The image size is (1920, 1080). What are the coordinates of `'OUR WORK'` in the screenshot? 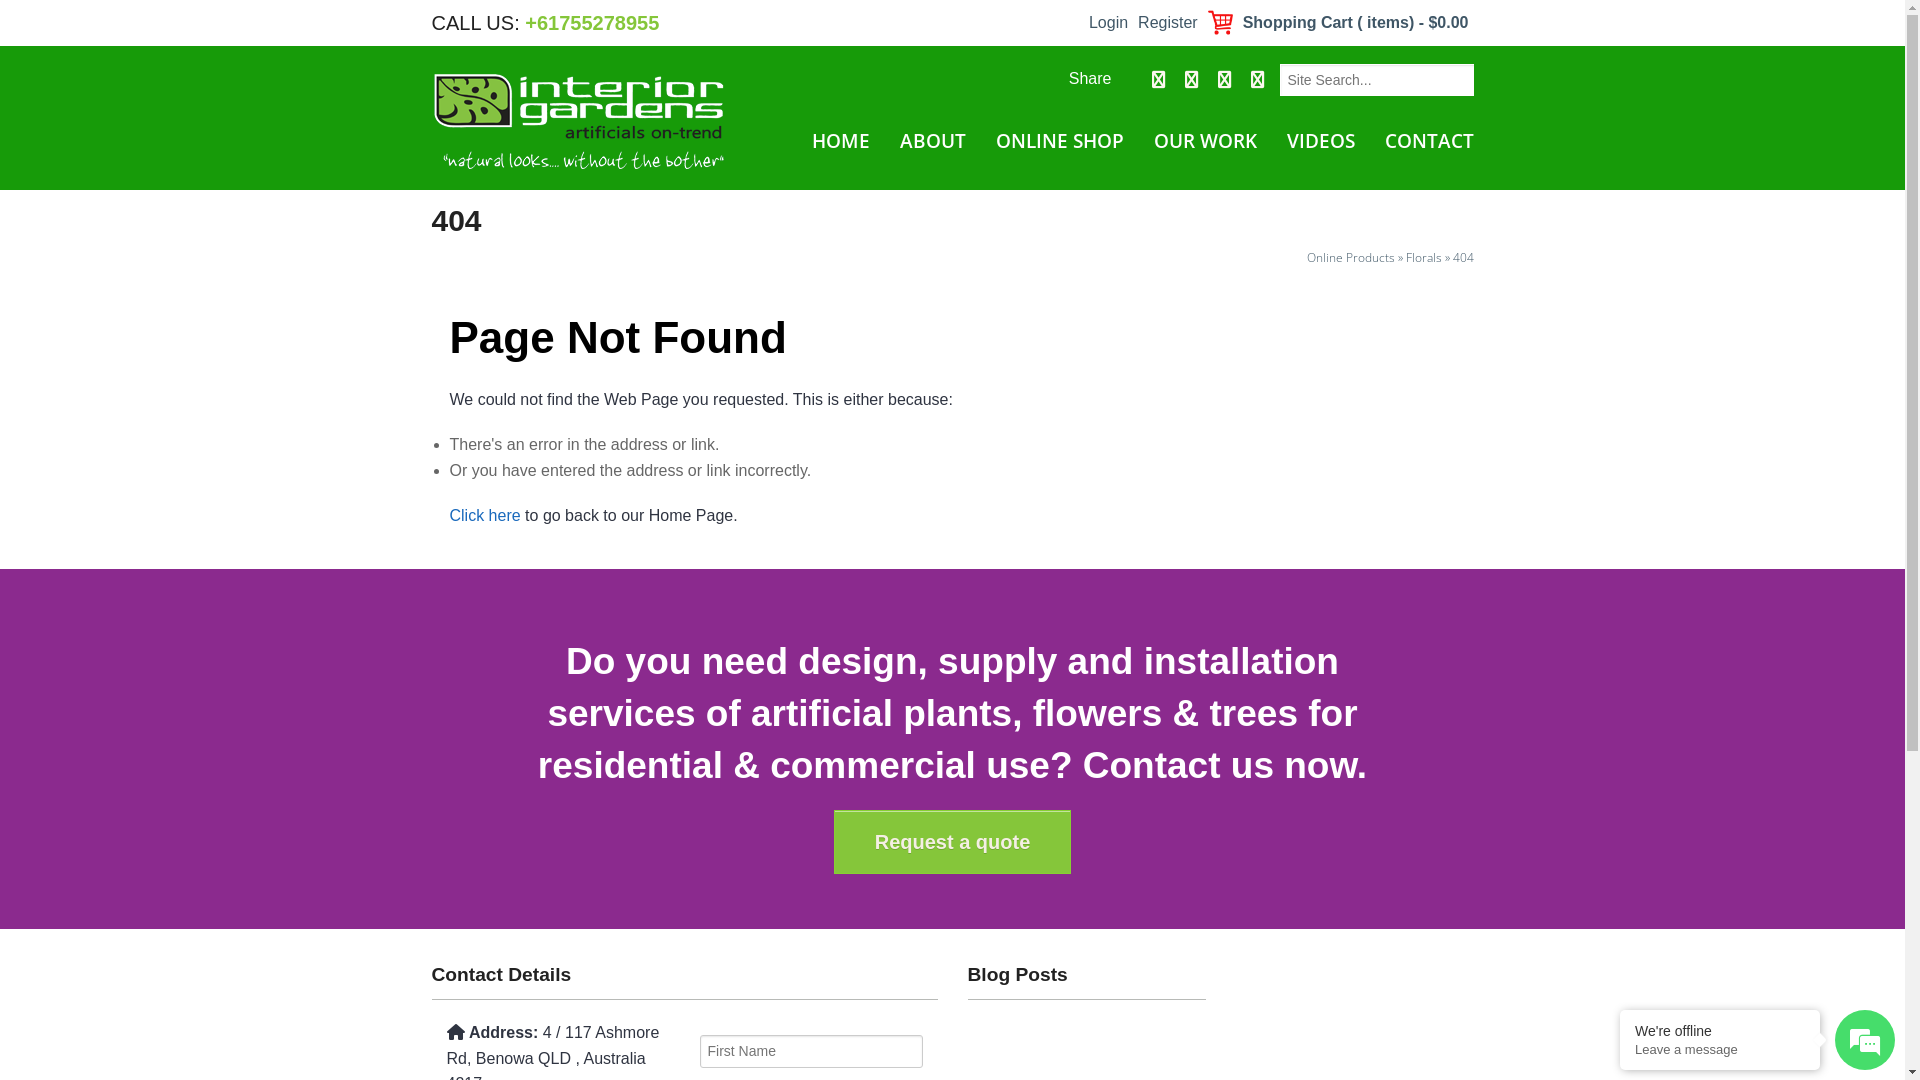 It's located at (1203, 140).